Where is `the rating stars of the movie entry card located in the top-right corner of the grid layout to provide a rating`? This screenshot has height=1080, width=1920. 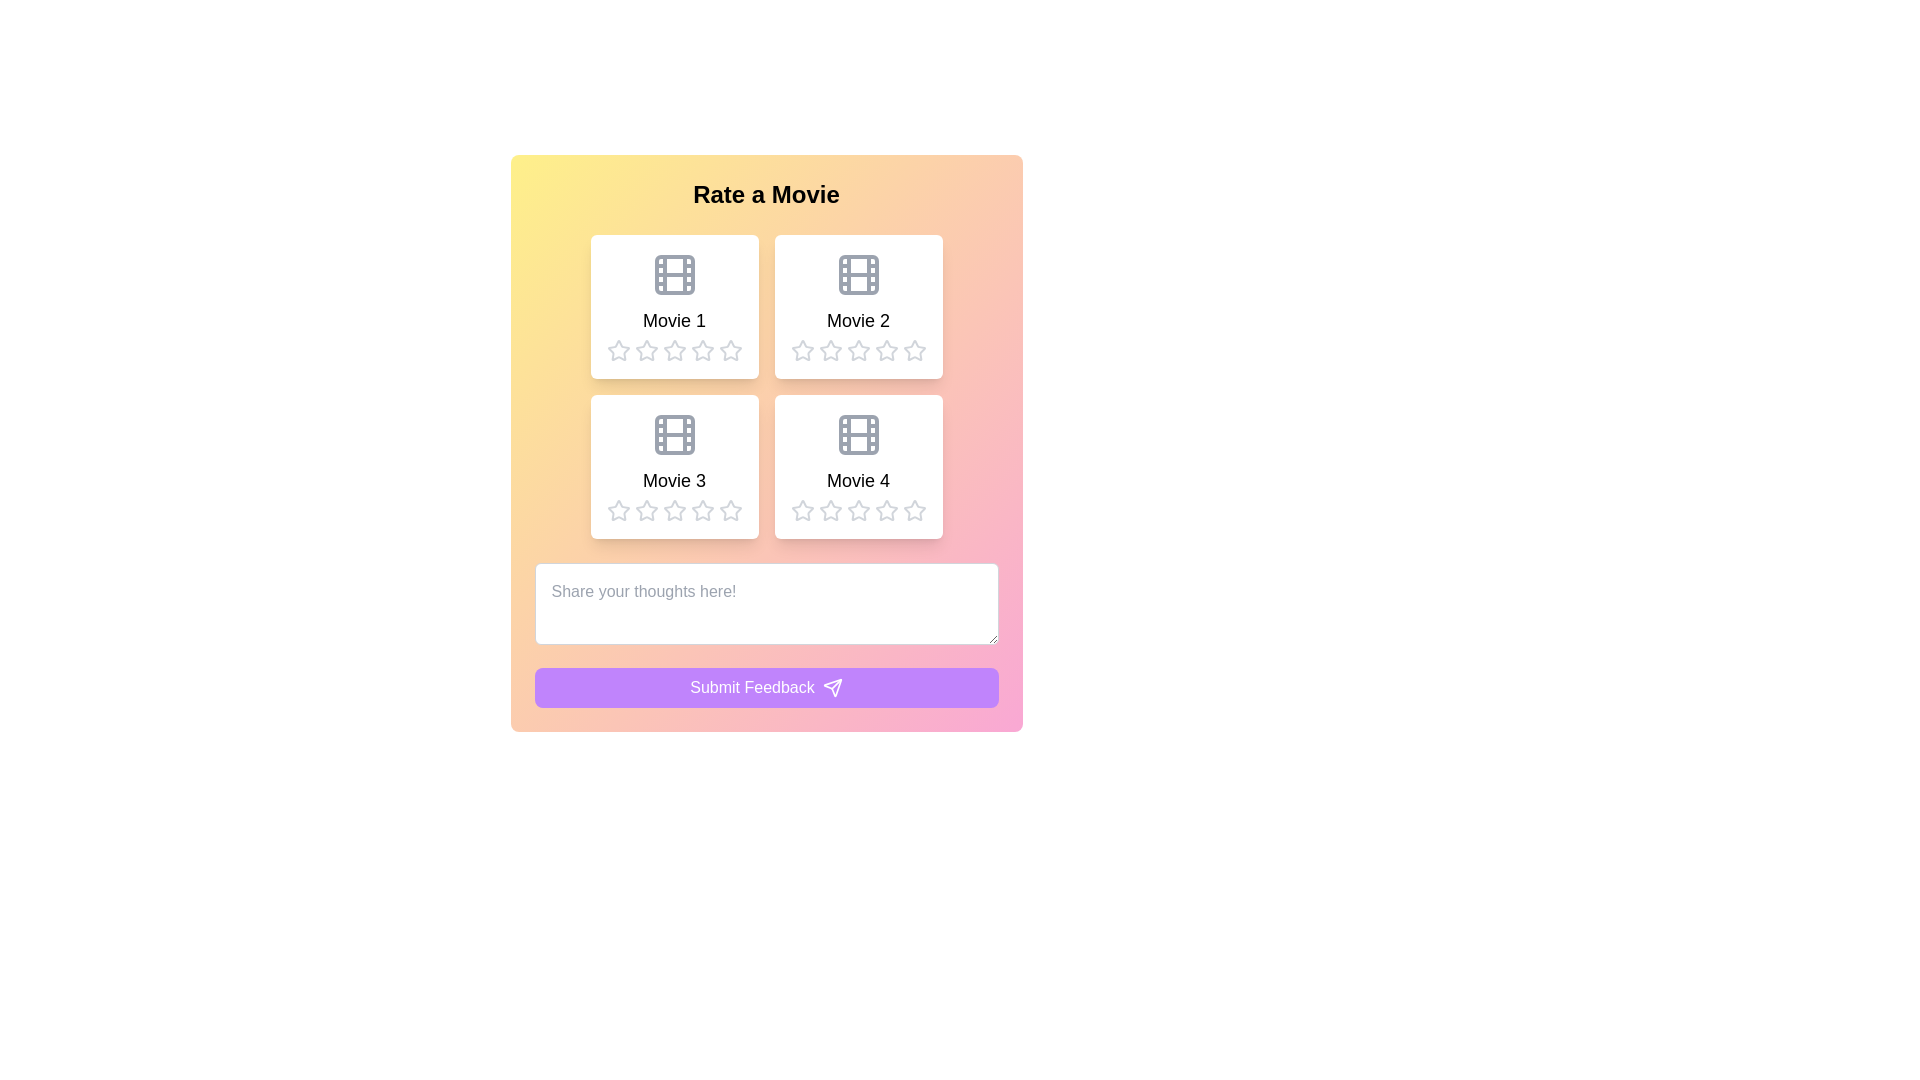 the rating stars of the movie entry card located in the top-right corner of the grid layout to provide a rating is located at coordinates (858, 307).